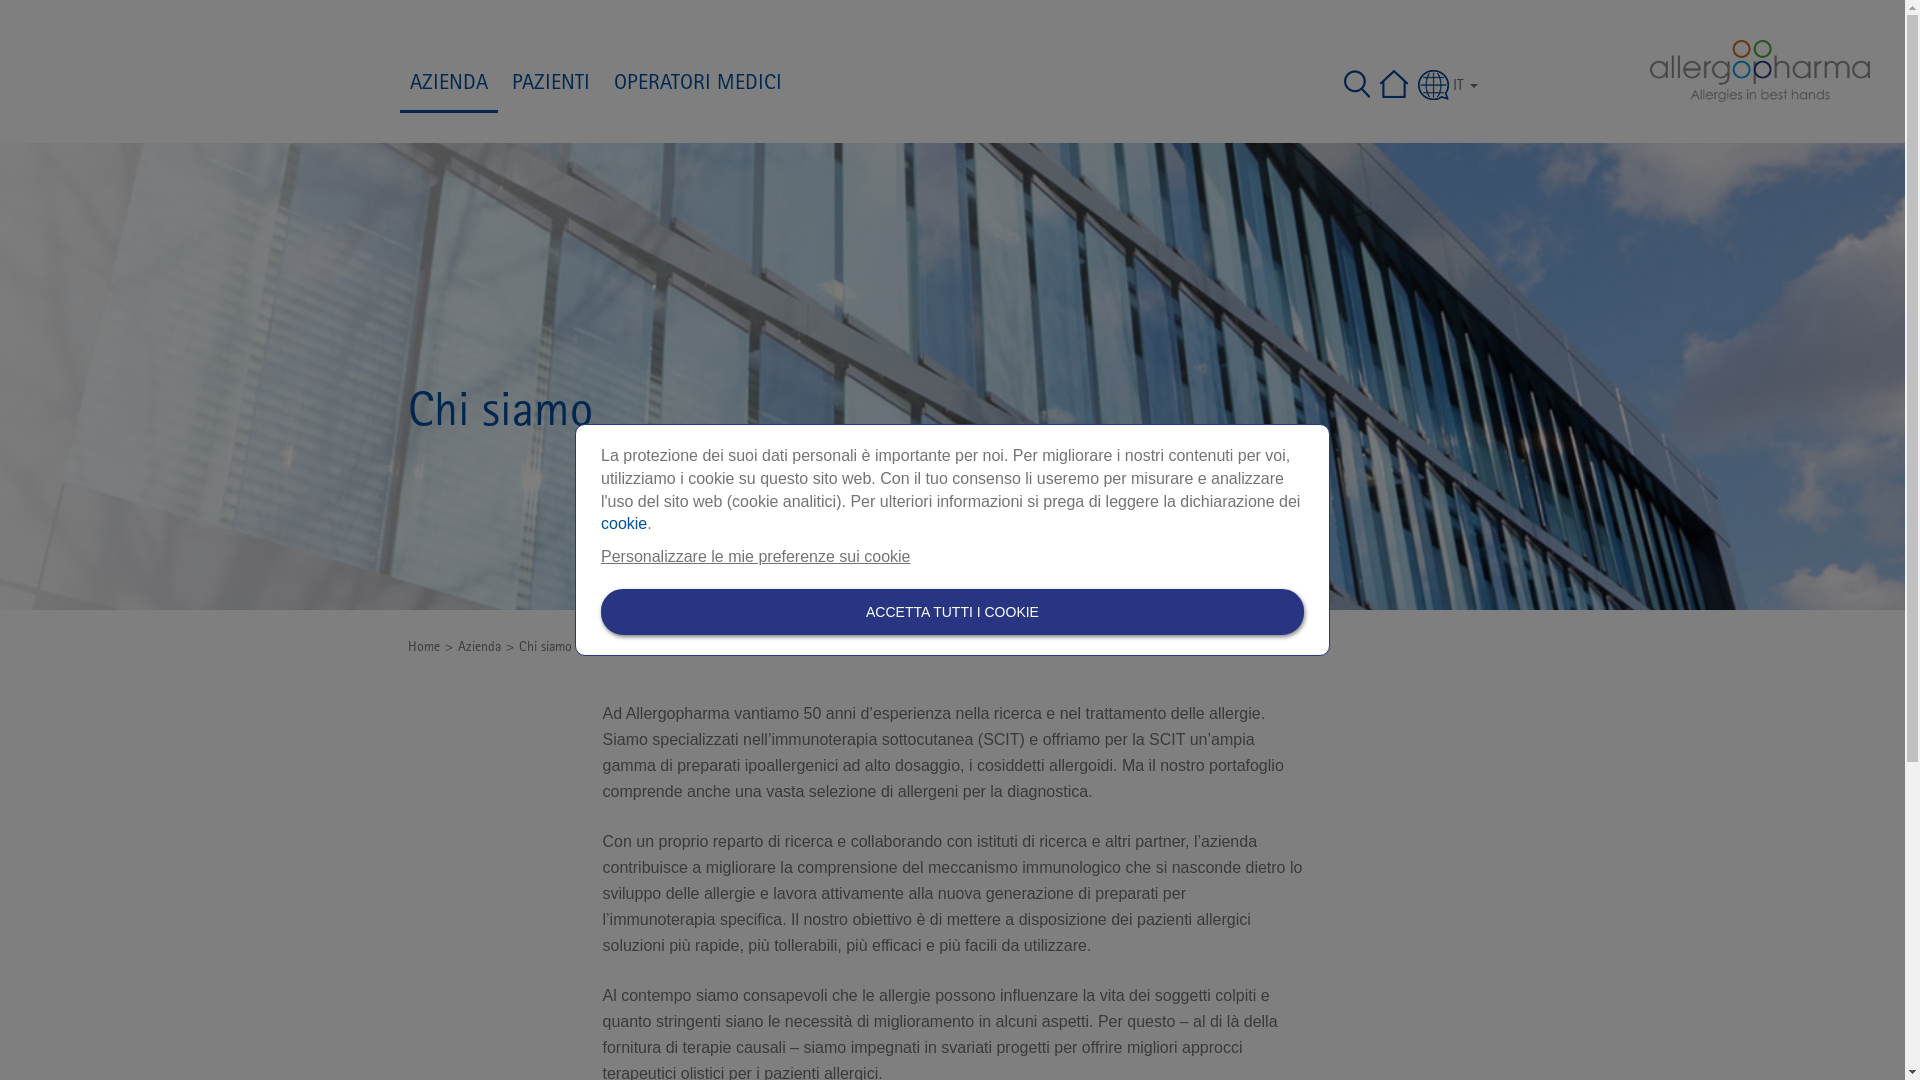  Describe the element at coordinates (697, 83) in the screenshot. I see `'OPERATORI MEDICI'` at that location.